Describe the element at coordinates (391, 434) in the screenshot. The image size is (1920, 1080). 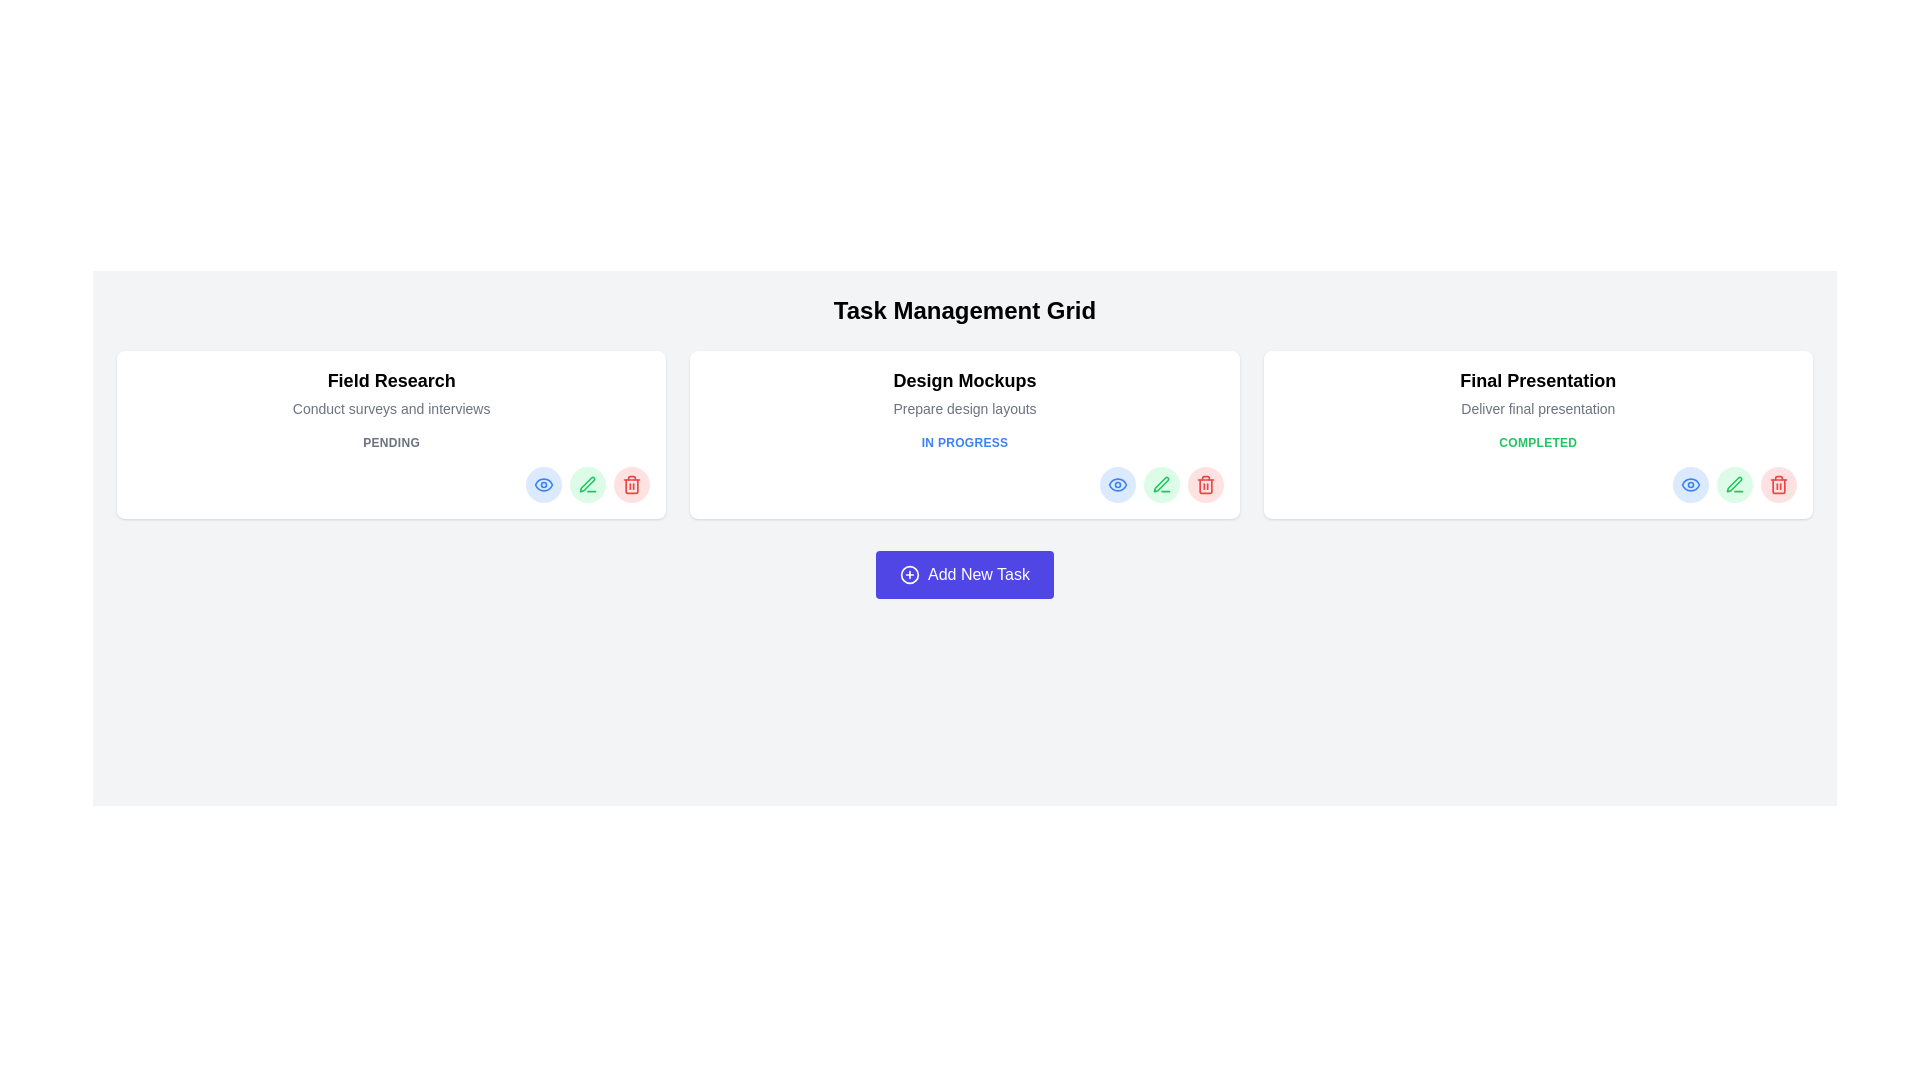
I see `the status of the task displayed on the task summary card located in the leftmost column of the grid layout` at that location.